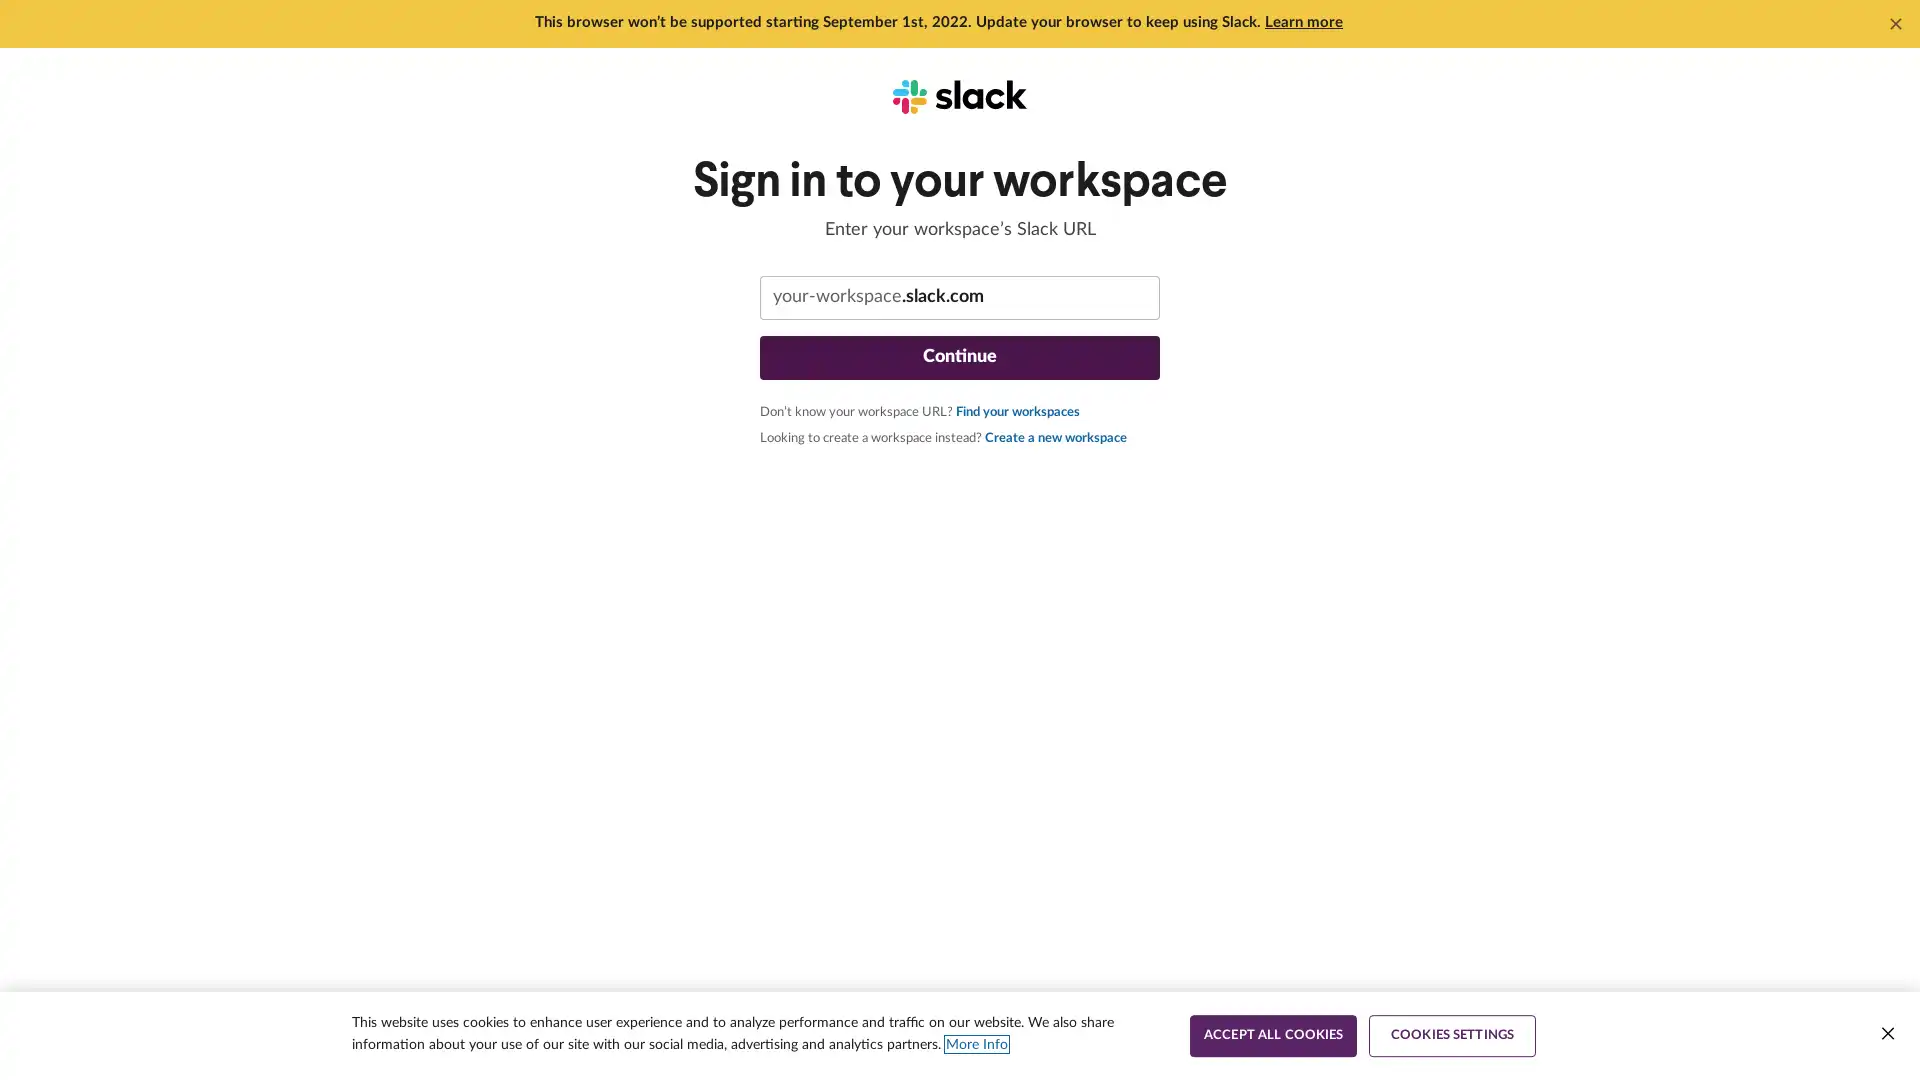 The width and height of the screenshot is (1920, 1080). Describe the element at coordinates (1886, 1033) in the screenshot. I see `Close` at that location.